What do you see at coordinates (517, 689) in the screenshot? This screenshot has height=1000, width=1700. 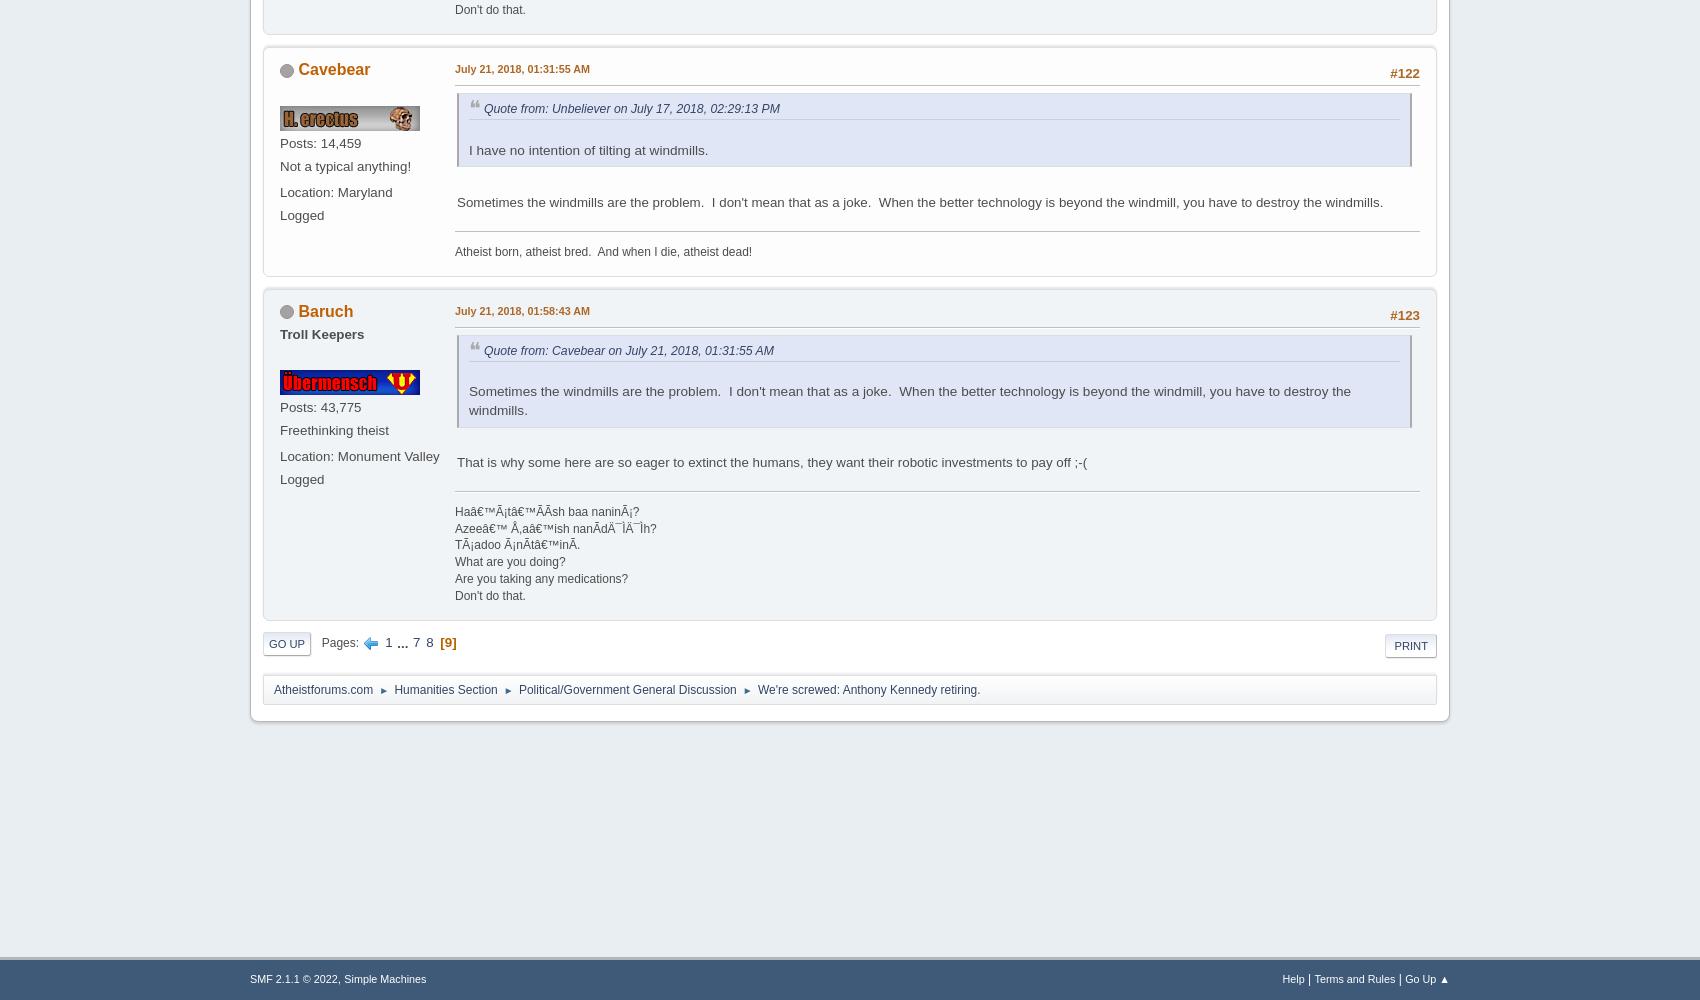 I see `'Political/Government General Discussion'` at bounding box center [517, 689].